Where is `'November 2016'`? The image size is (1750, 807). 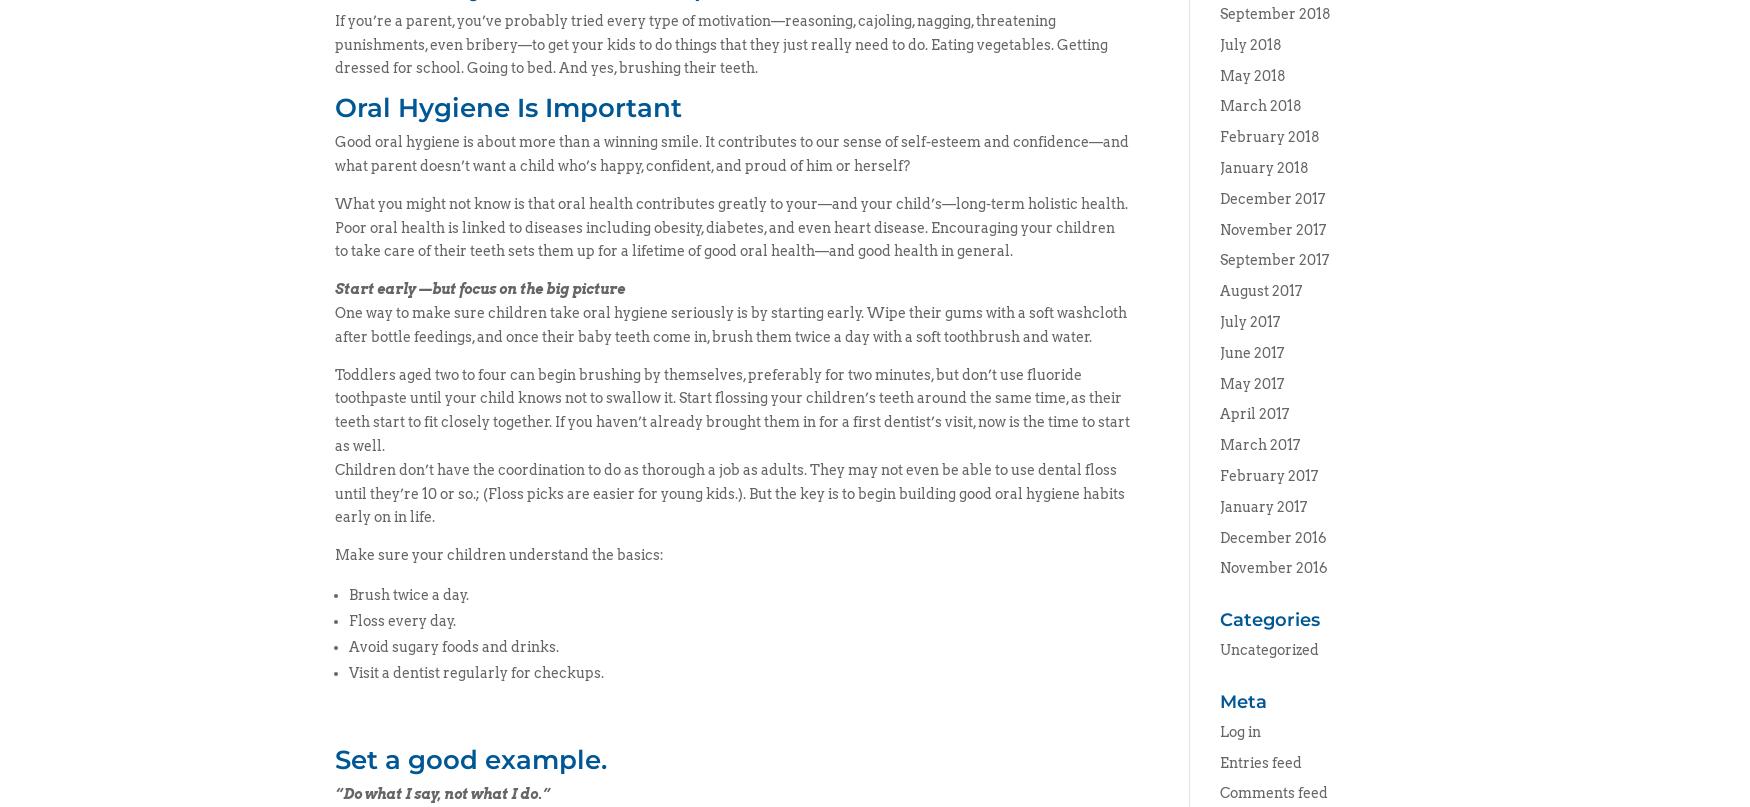
'November 2016' is located at coordinates (1219, 566).